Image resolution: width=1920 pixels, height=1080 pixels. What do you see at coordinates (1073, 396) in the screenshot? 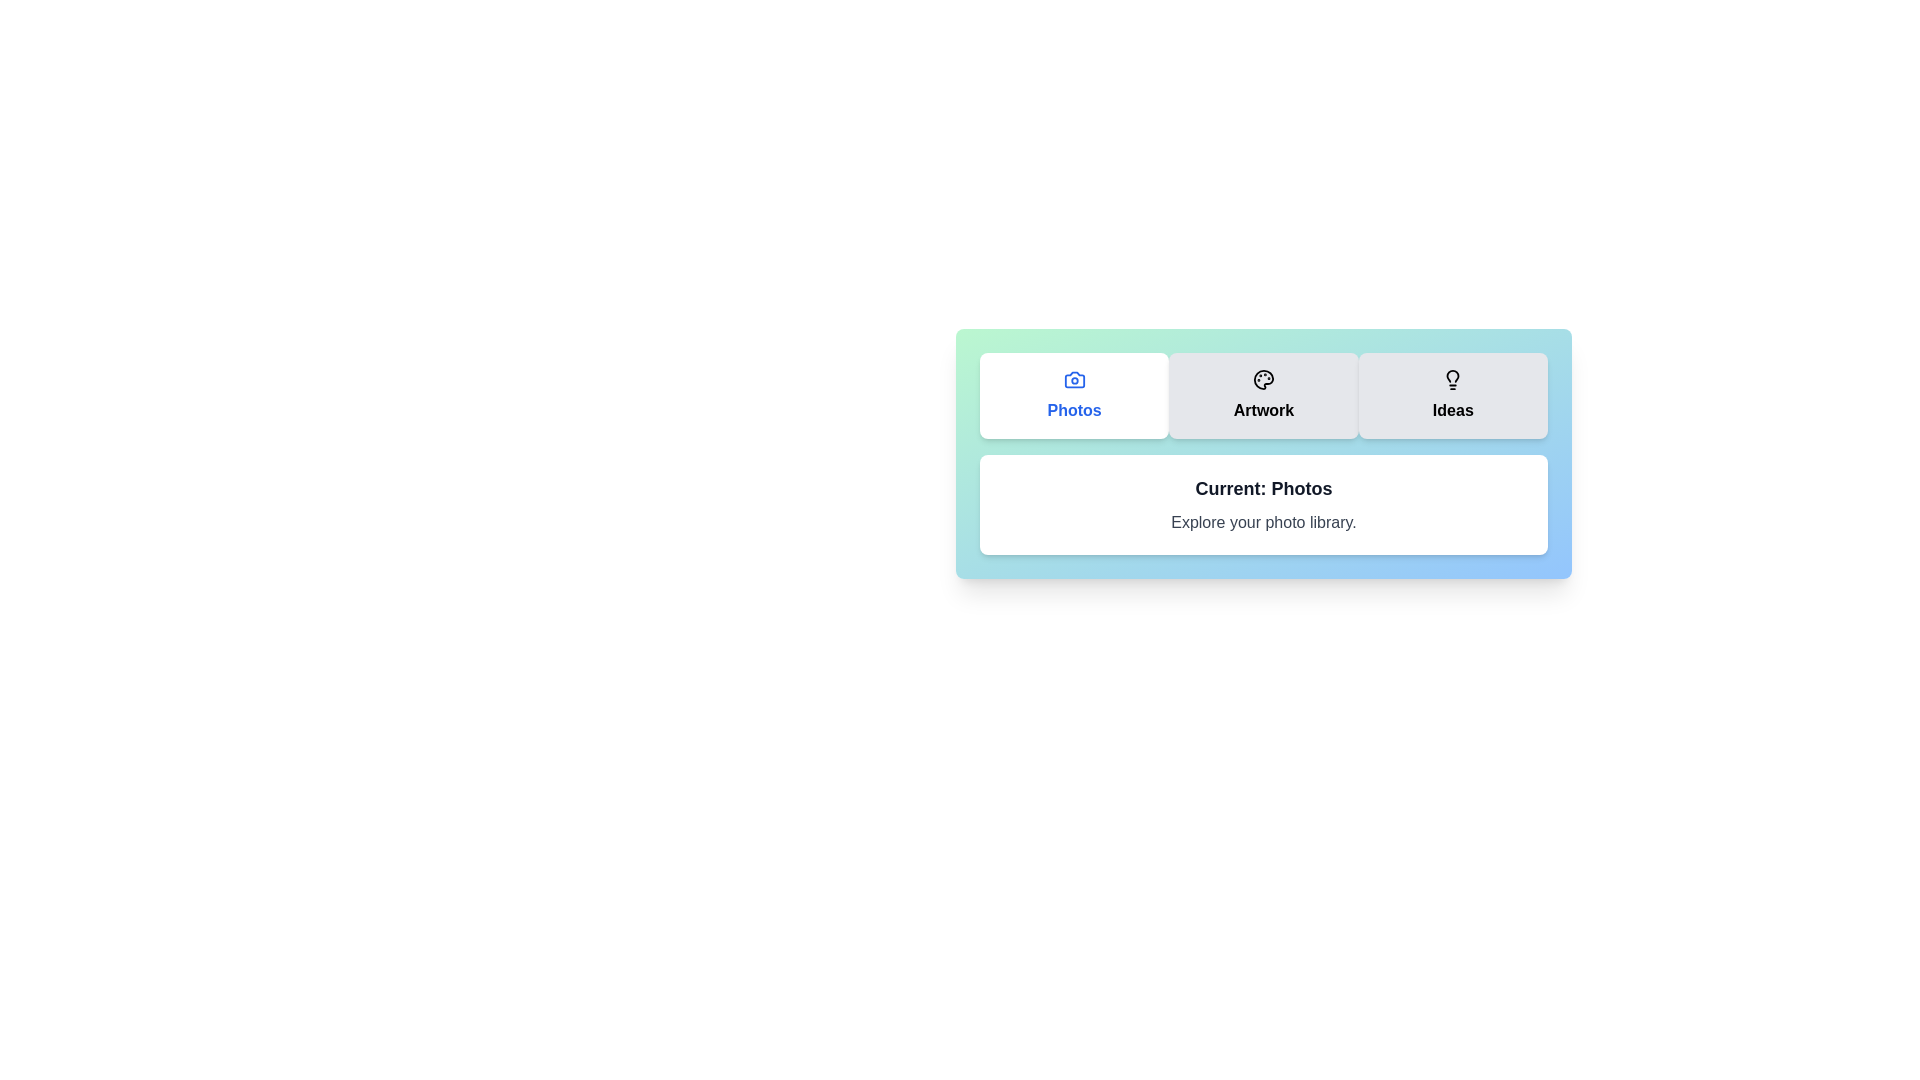
I see `the Photos tab by clicking the corresponding button` at bounding box center [1073, 396].